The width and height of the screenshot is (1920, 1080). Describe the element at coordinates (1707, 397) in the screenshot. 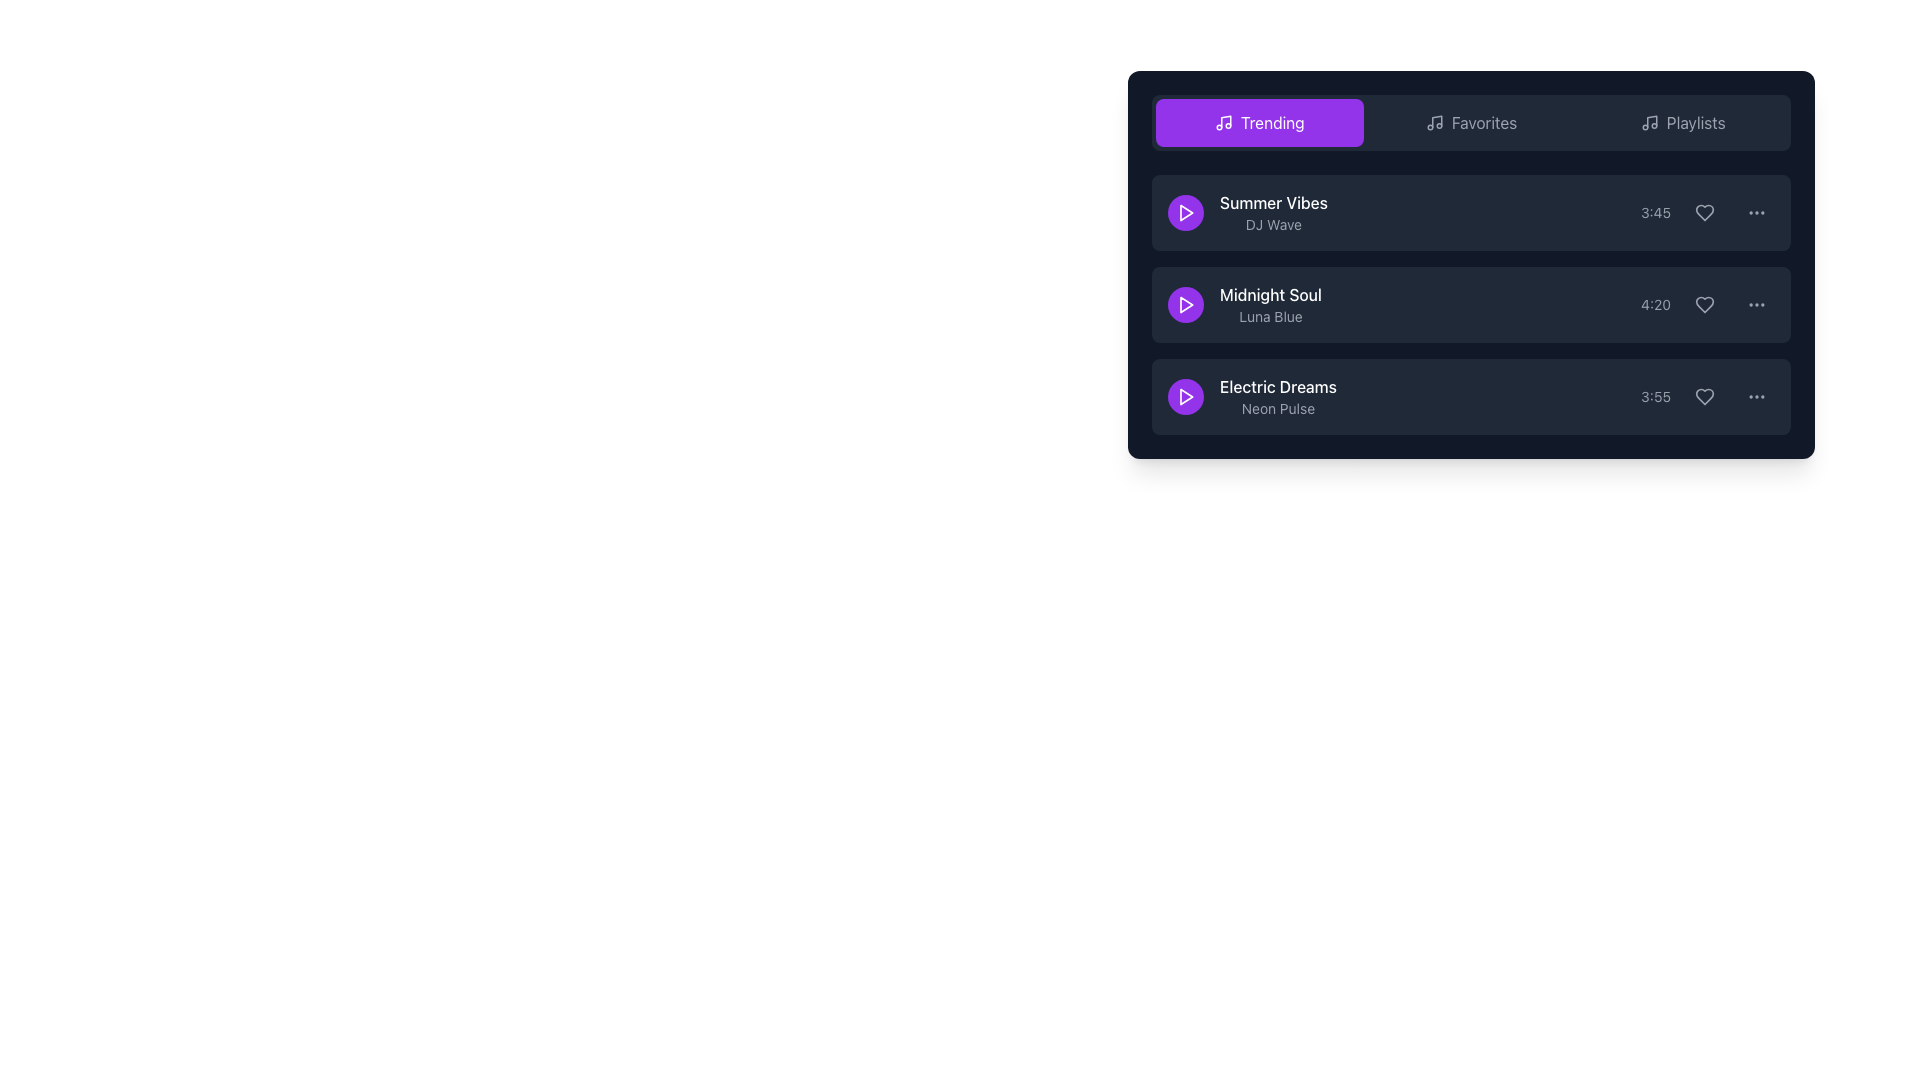

I see `the favorite button located` at that location.